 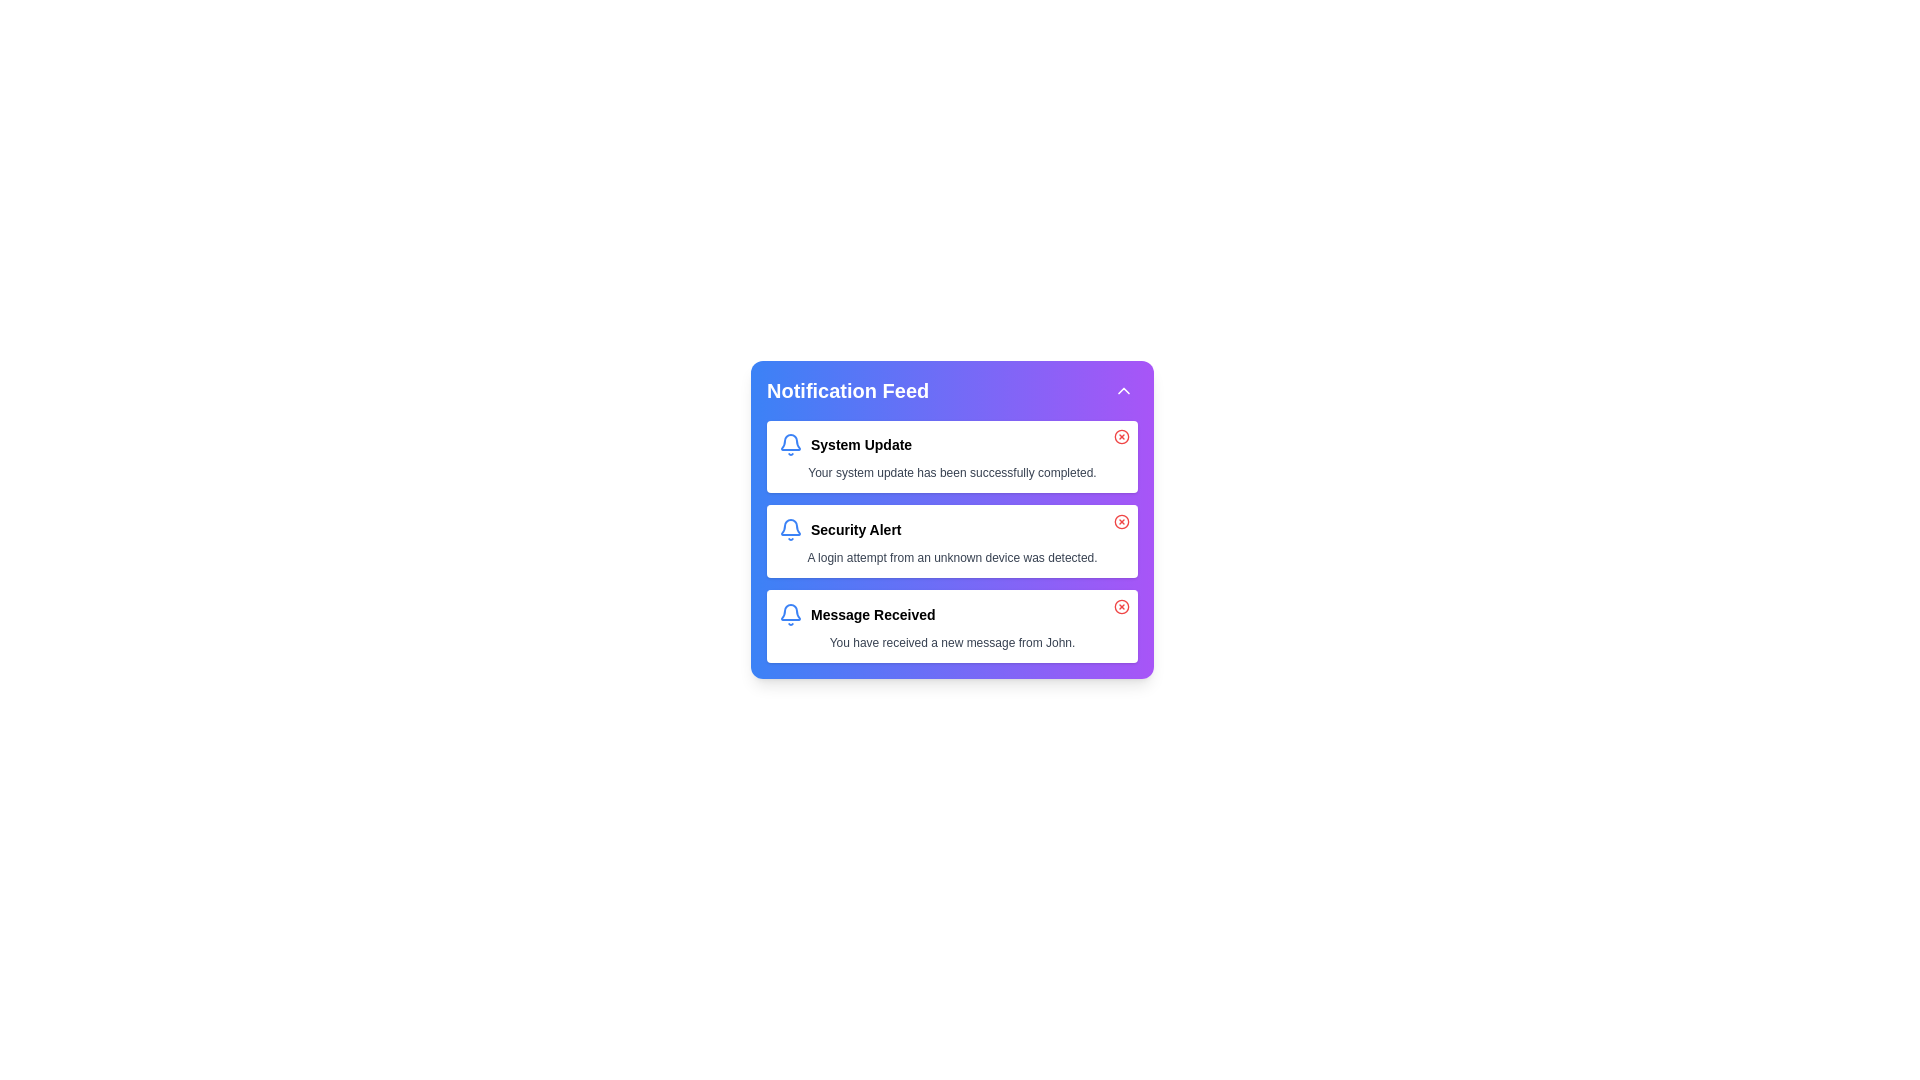 What do you see at coordinates (873, 613) in the screenshot?
I see `the third notification title text label` at bounding box center [873, 613].